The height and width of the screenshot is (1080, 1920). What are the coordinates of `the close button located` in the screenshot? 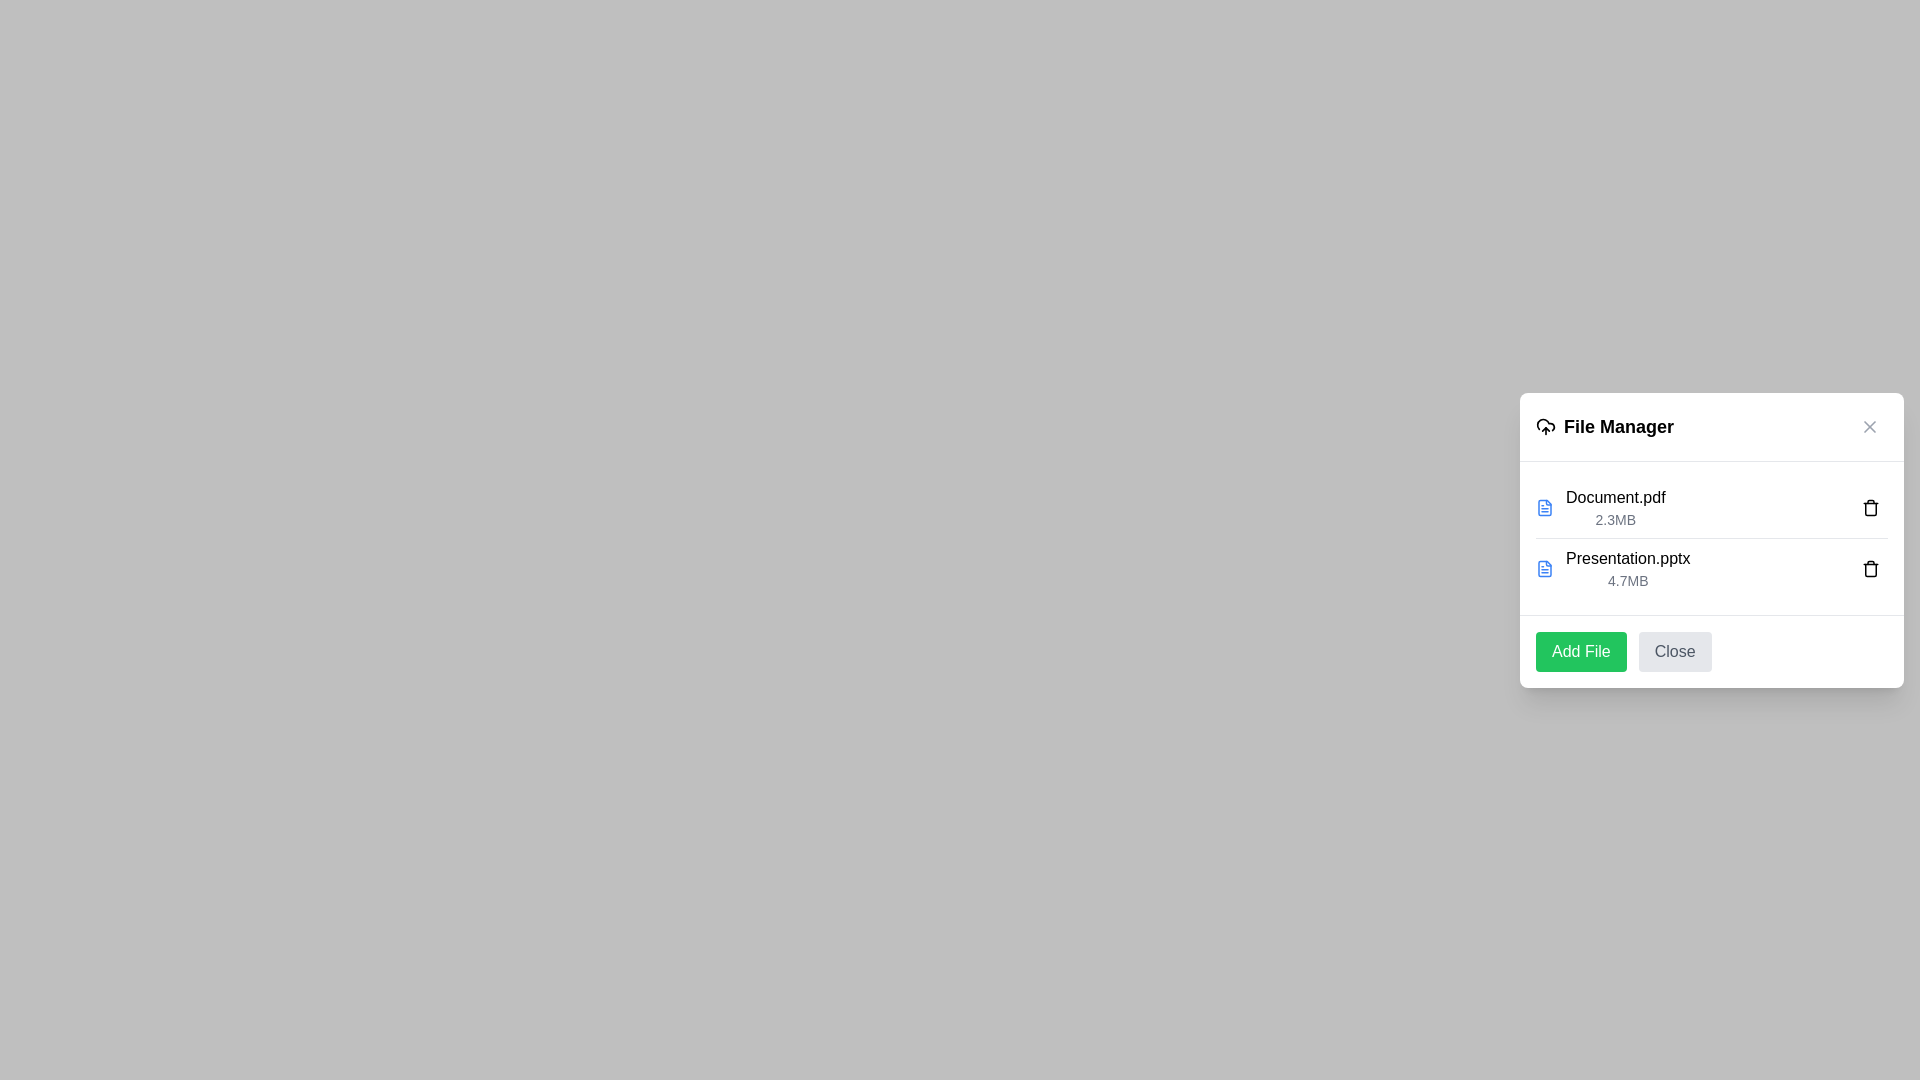 It's located at (1869, 424).